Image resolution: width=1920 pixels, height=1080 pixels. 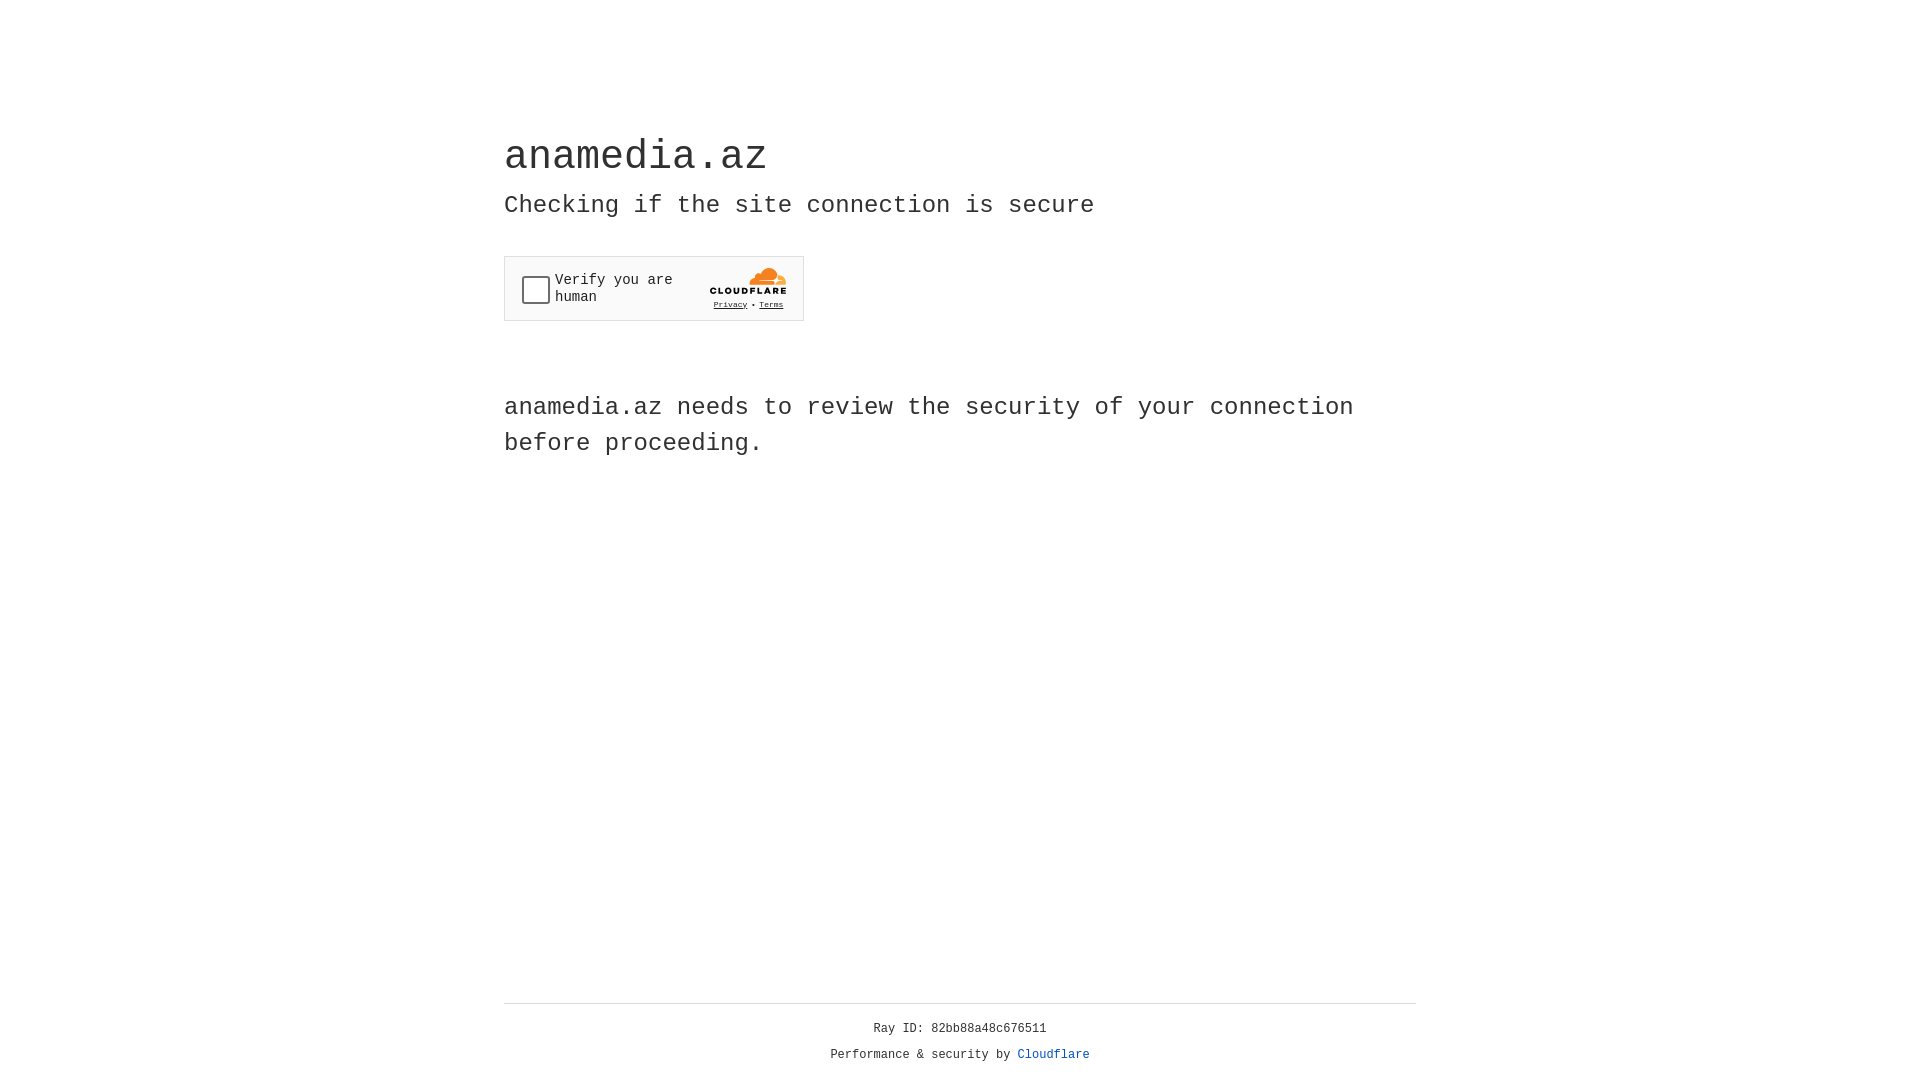 What do you see at coordinates (1017, 1054) in the screenshot?
I see `'Cloudflare'` at bounding box center [1017, 1054].